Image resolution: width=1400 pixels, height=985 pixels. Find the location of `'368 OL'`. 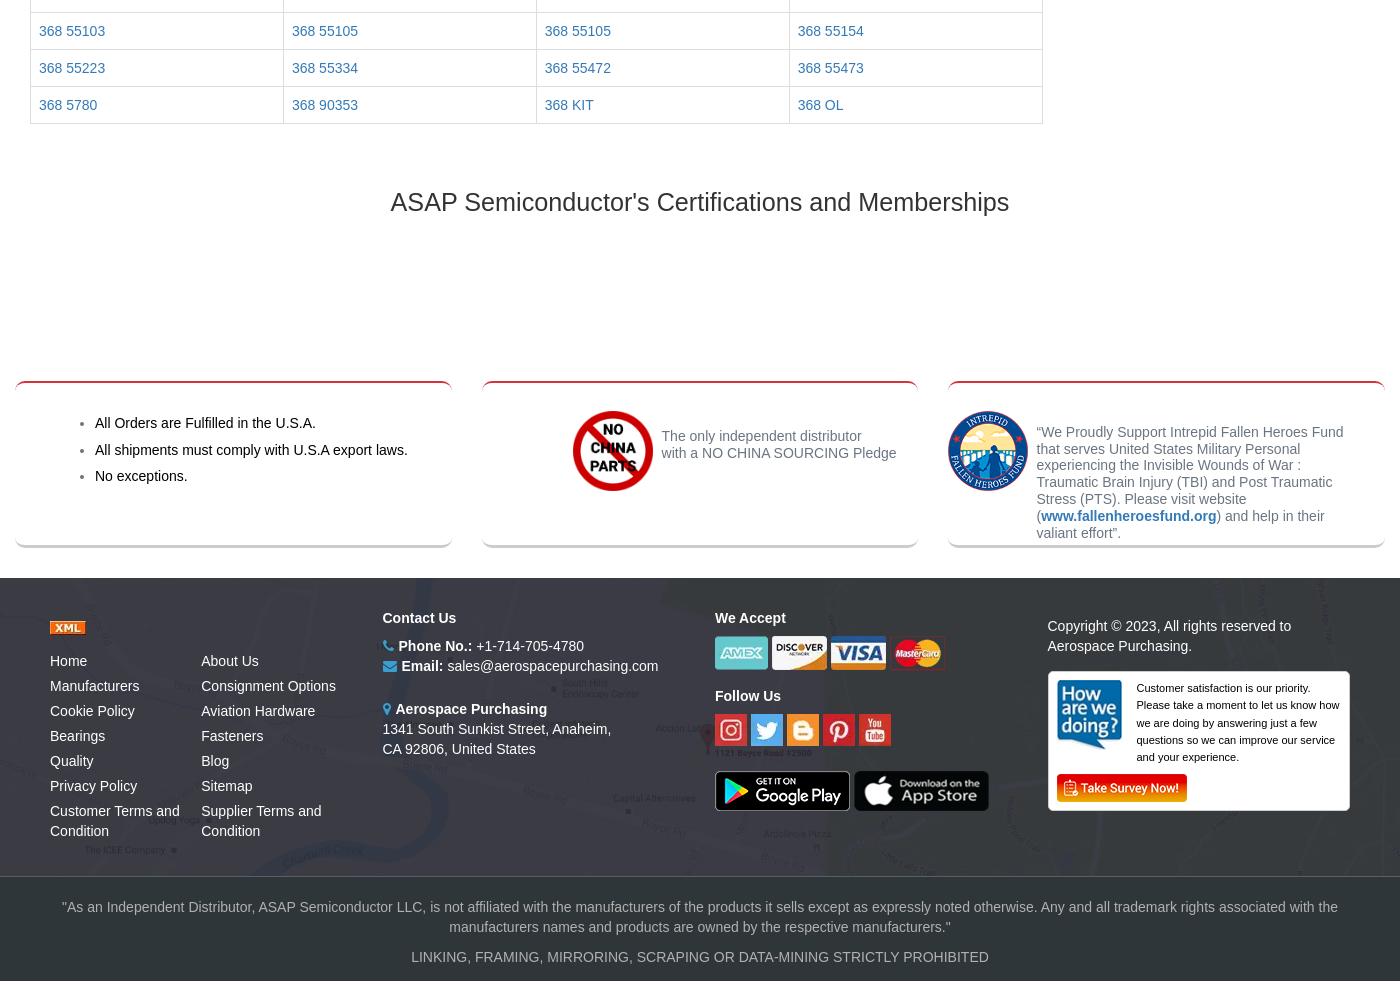

'368 OL' is located at coordinates (797, 105).